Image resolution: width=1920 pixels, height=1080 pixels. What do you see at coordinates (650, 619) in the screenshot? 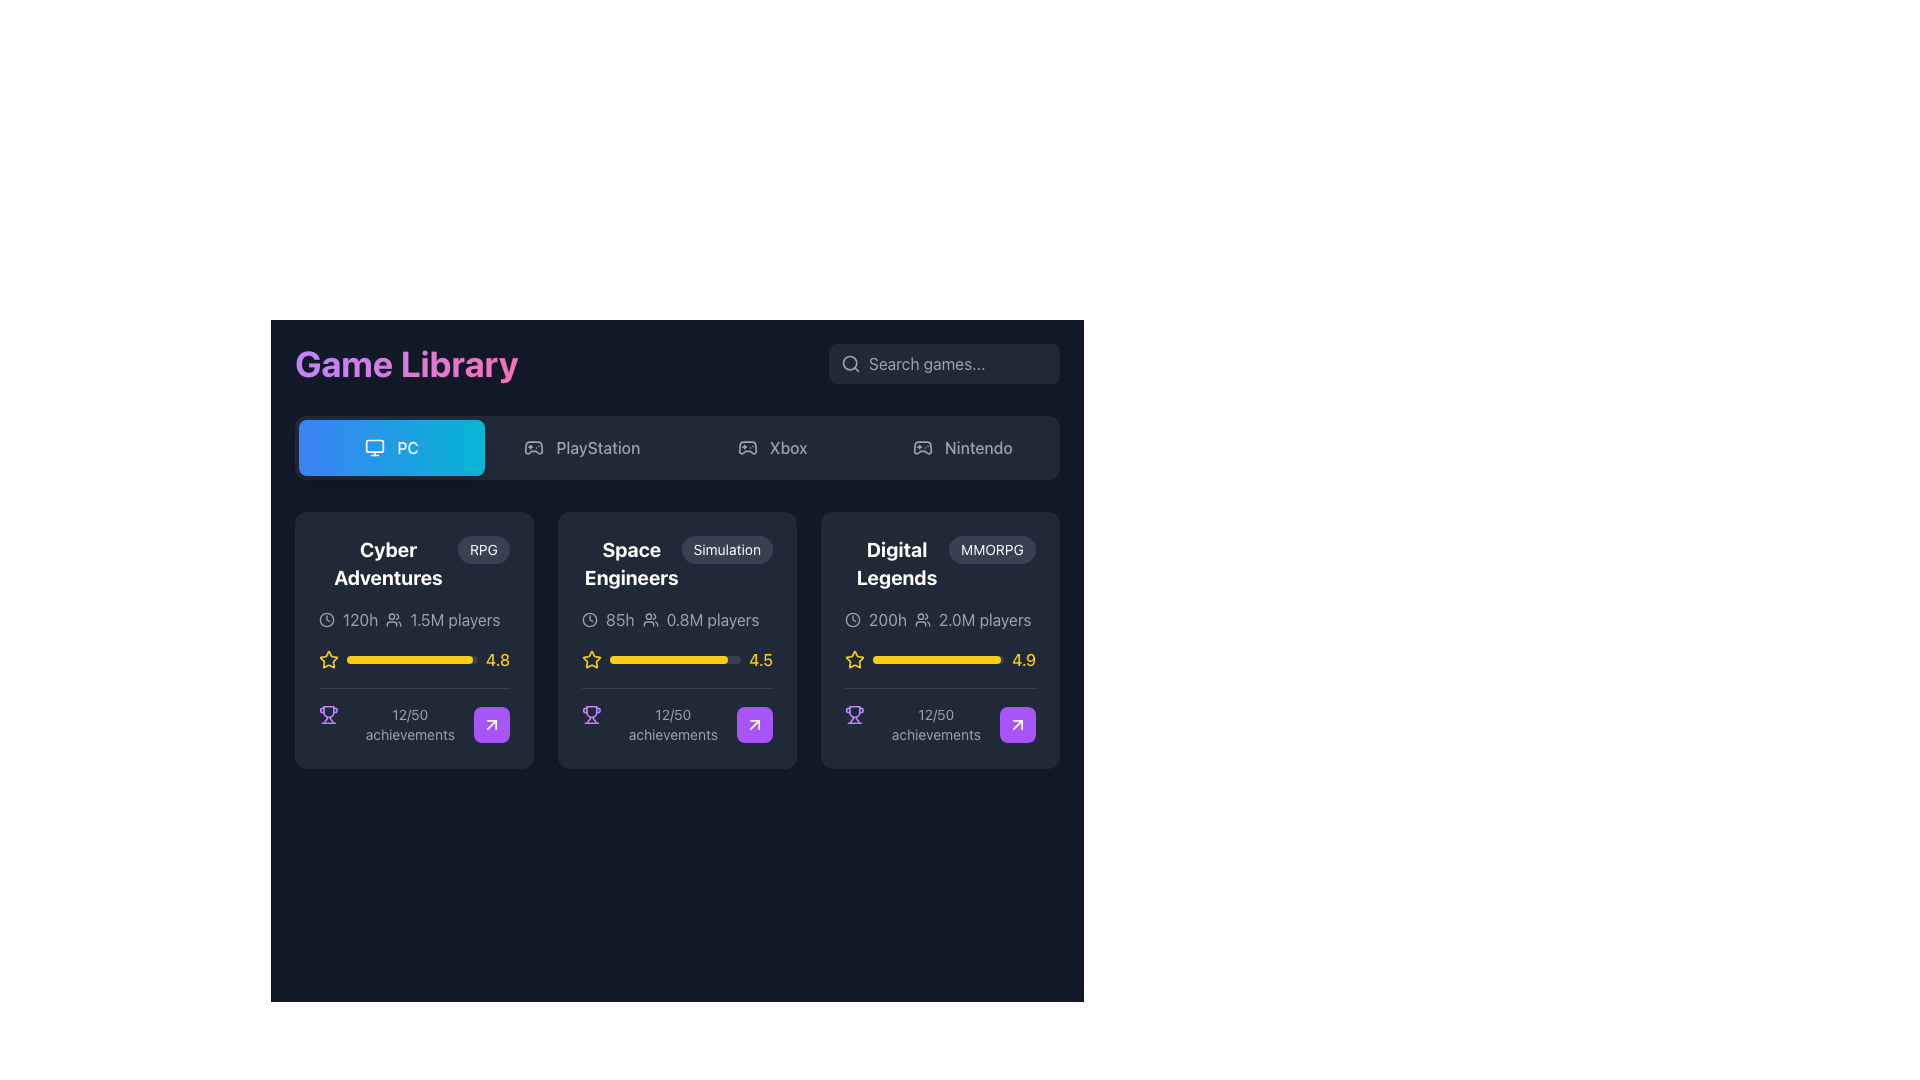
I see `the small icon representing a group of users for the game 'Space Engineers', which is located to the right of '85h' and to the left of '0.8M players'` at bounding box center [650, 619].